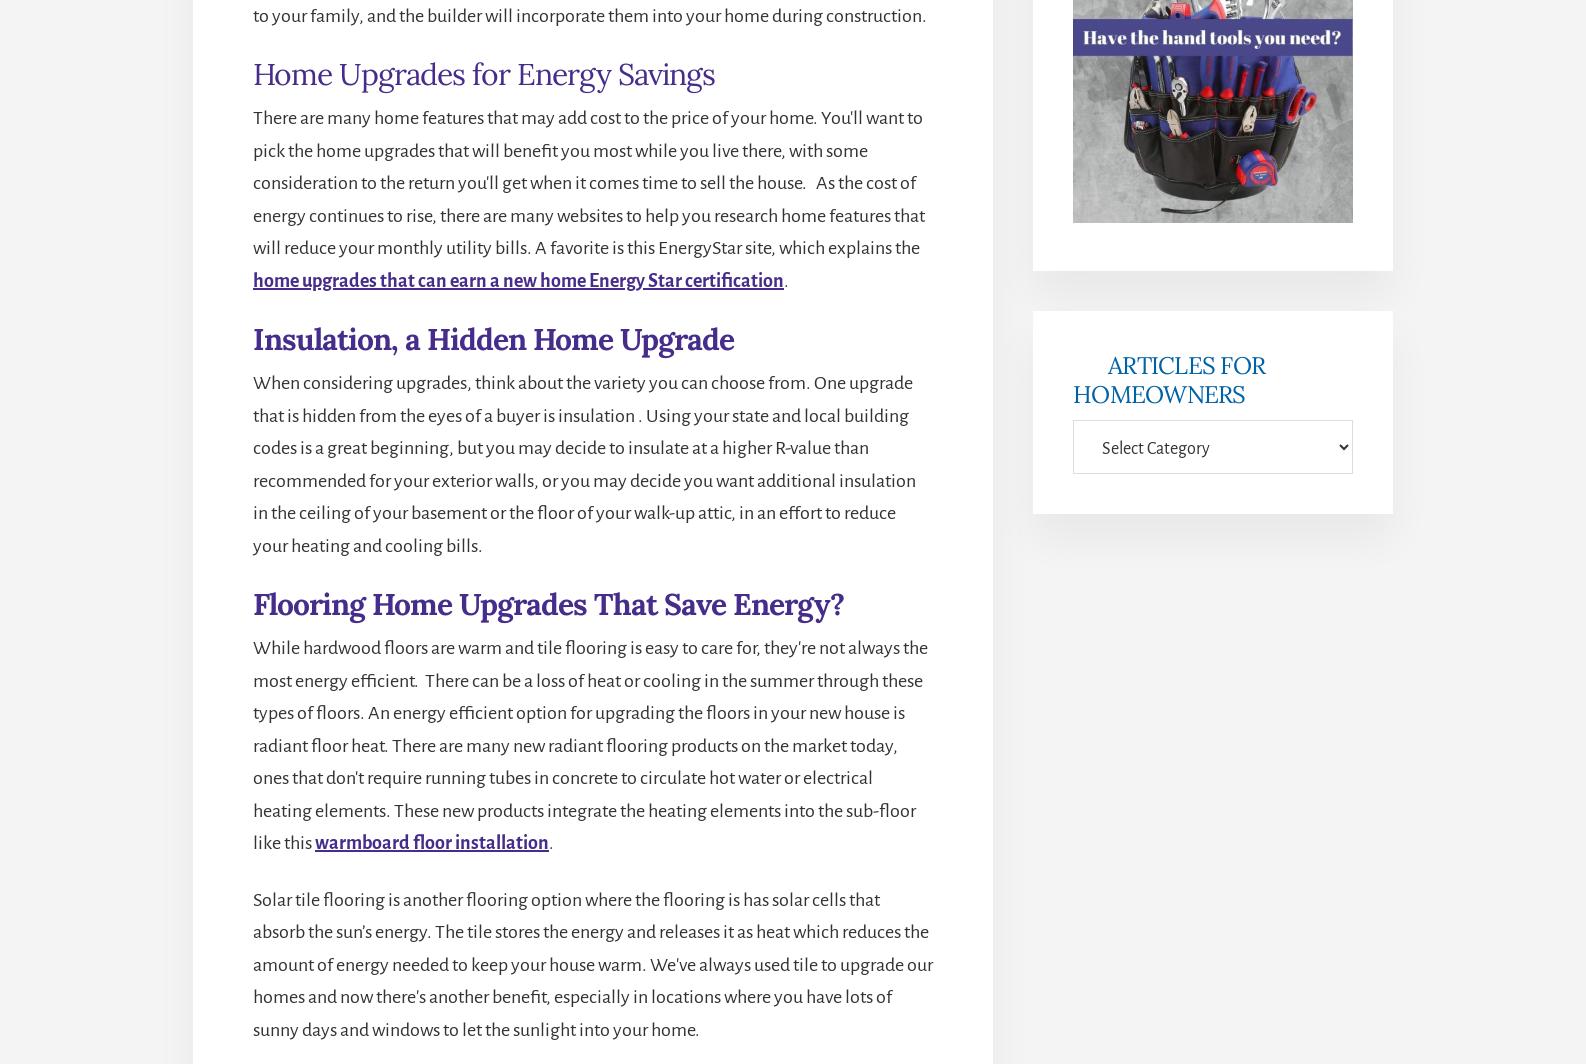 Image resolution: width=1586 pixels, height=1064 pixels. I want to click on 'Disclosure', so click(665, 833).